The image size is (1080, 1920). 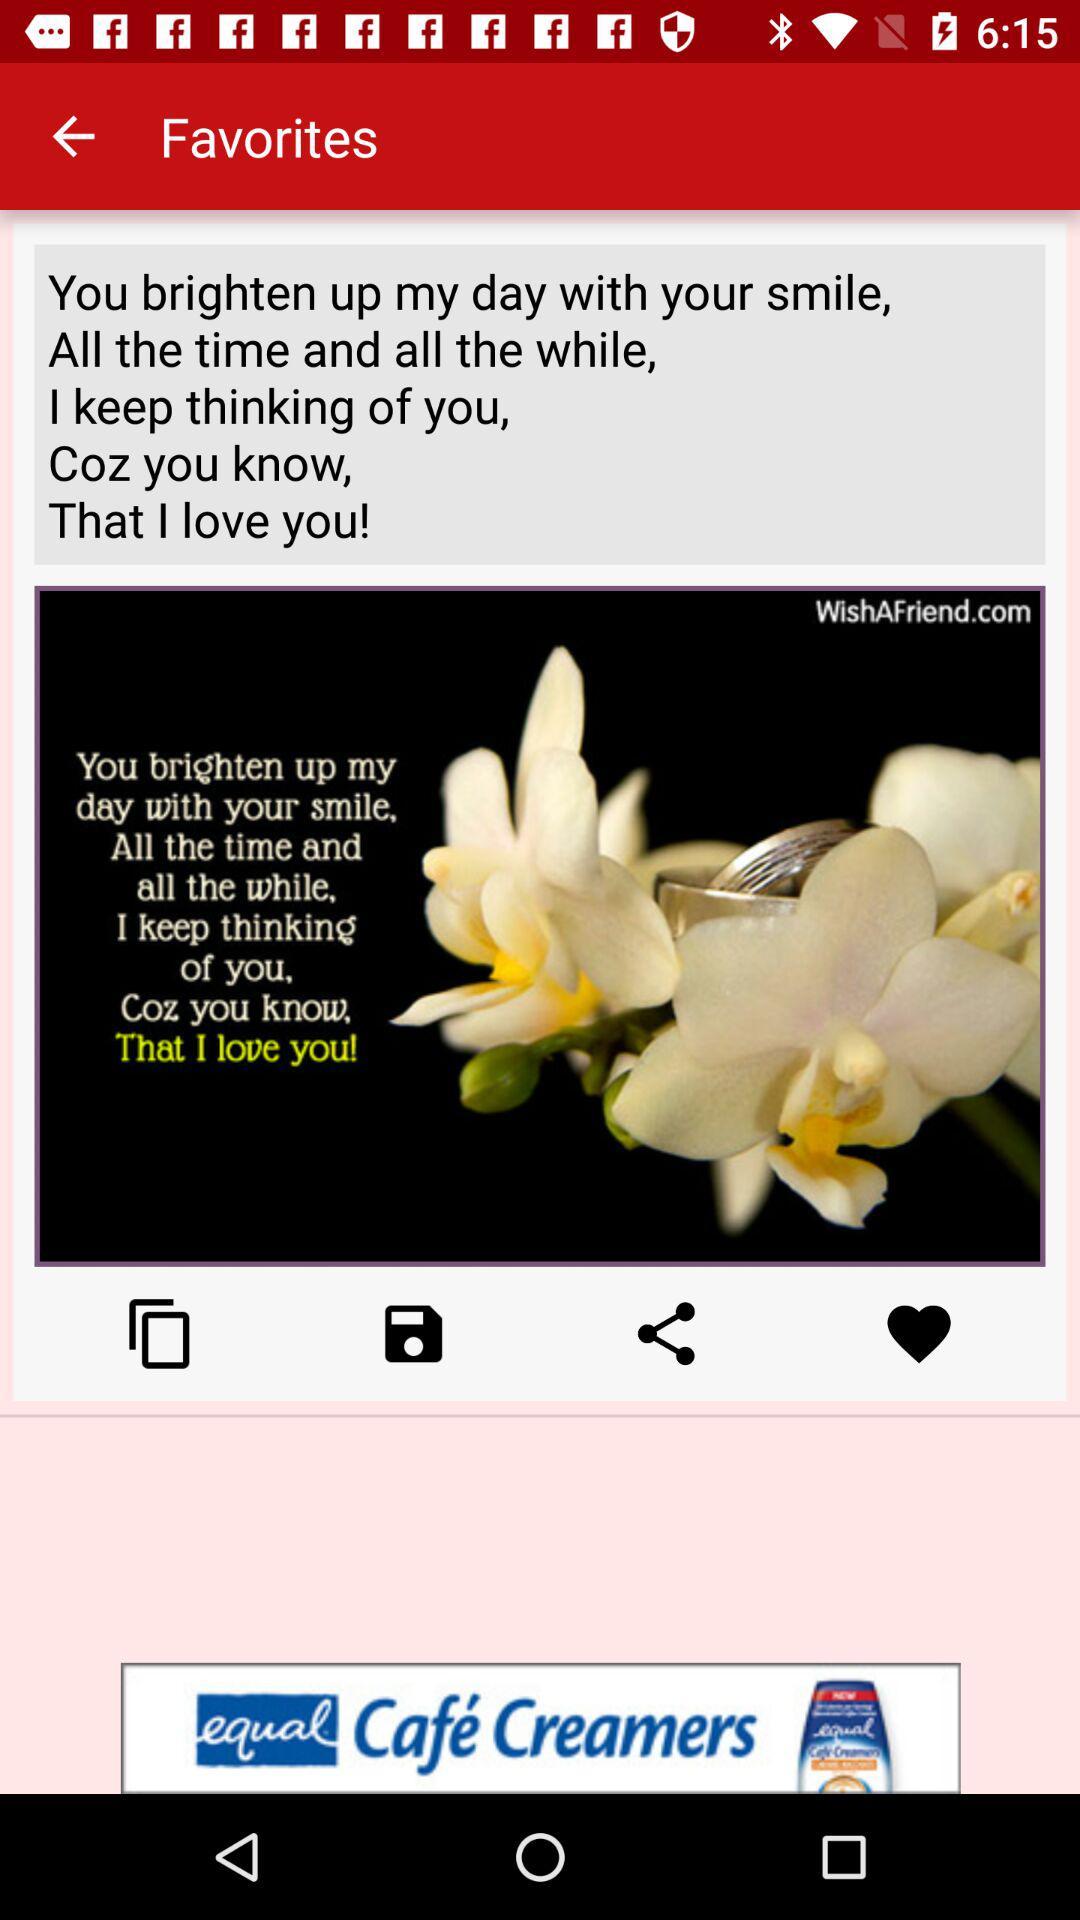 What do you see at coordinates (919, 1333) in the screenshot?
I see `favourites` at bounding box center [919, 1333].